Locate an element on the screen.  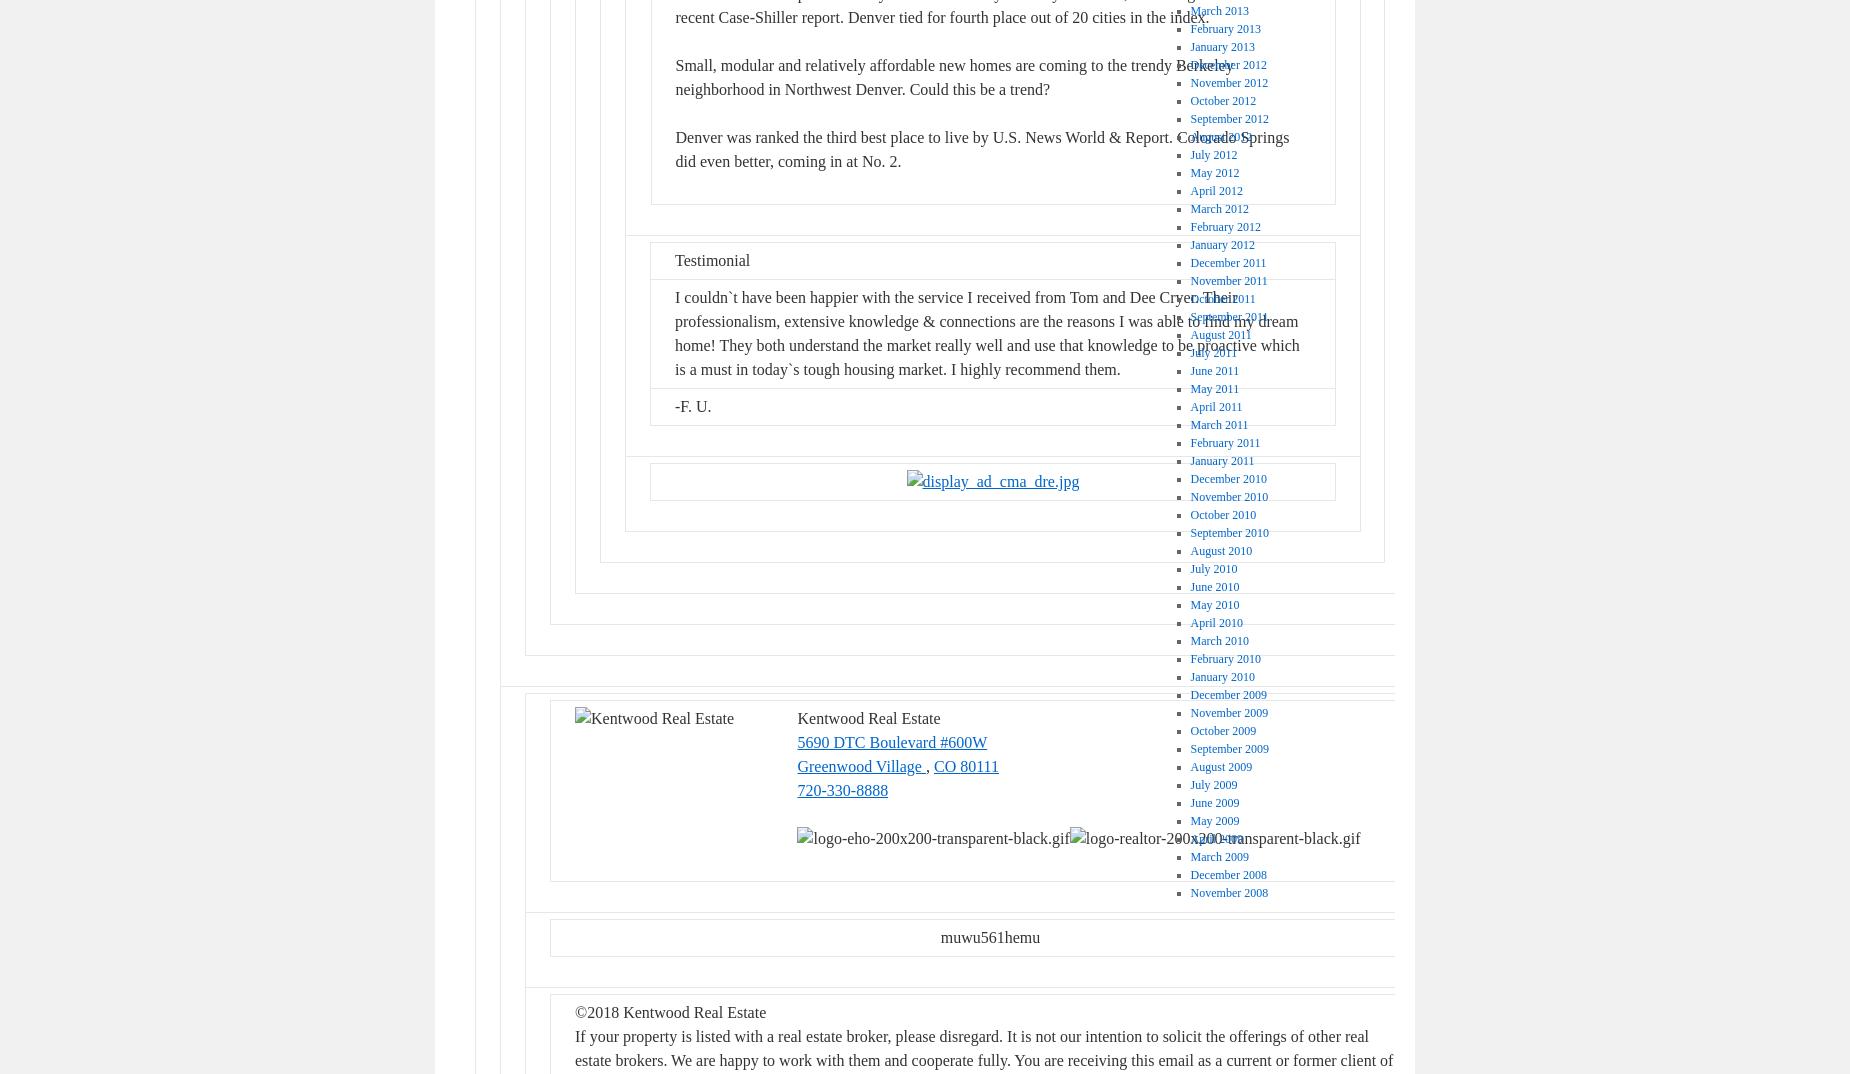
'Testimonial' is located at coordinates (712, 259).